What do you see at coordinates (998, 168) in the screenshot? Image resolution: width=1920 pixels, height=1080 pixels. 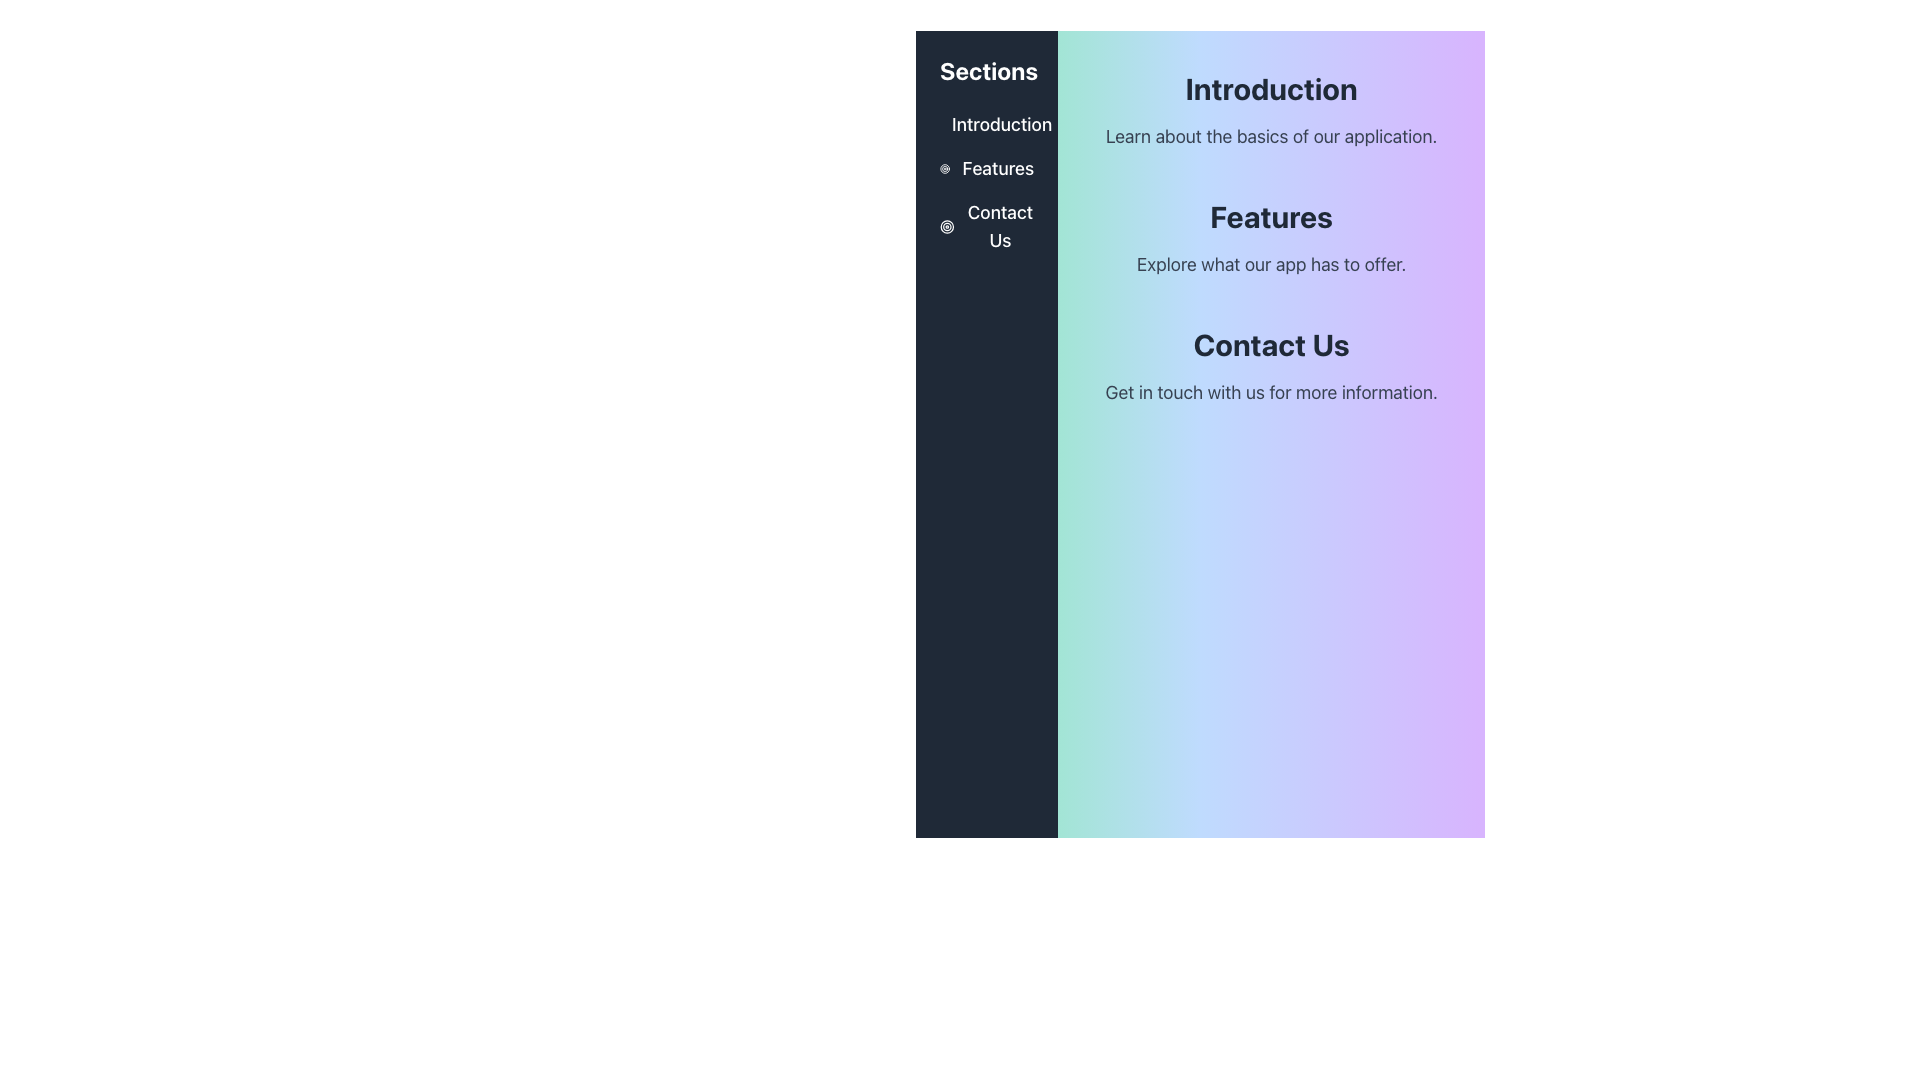 I see `the 'Features' hyperlink in the left navigation menu` at bounding box center [998, 168].